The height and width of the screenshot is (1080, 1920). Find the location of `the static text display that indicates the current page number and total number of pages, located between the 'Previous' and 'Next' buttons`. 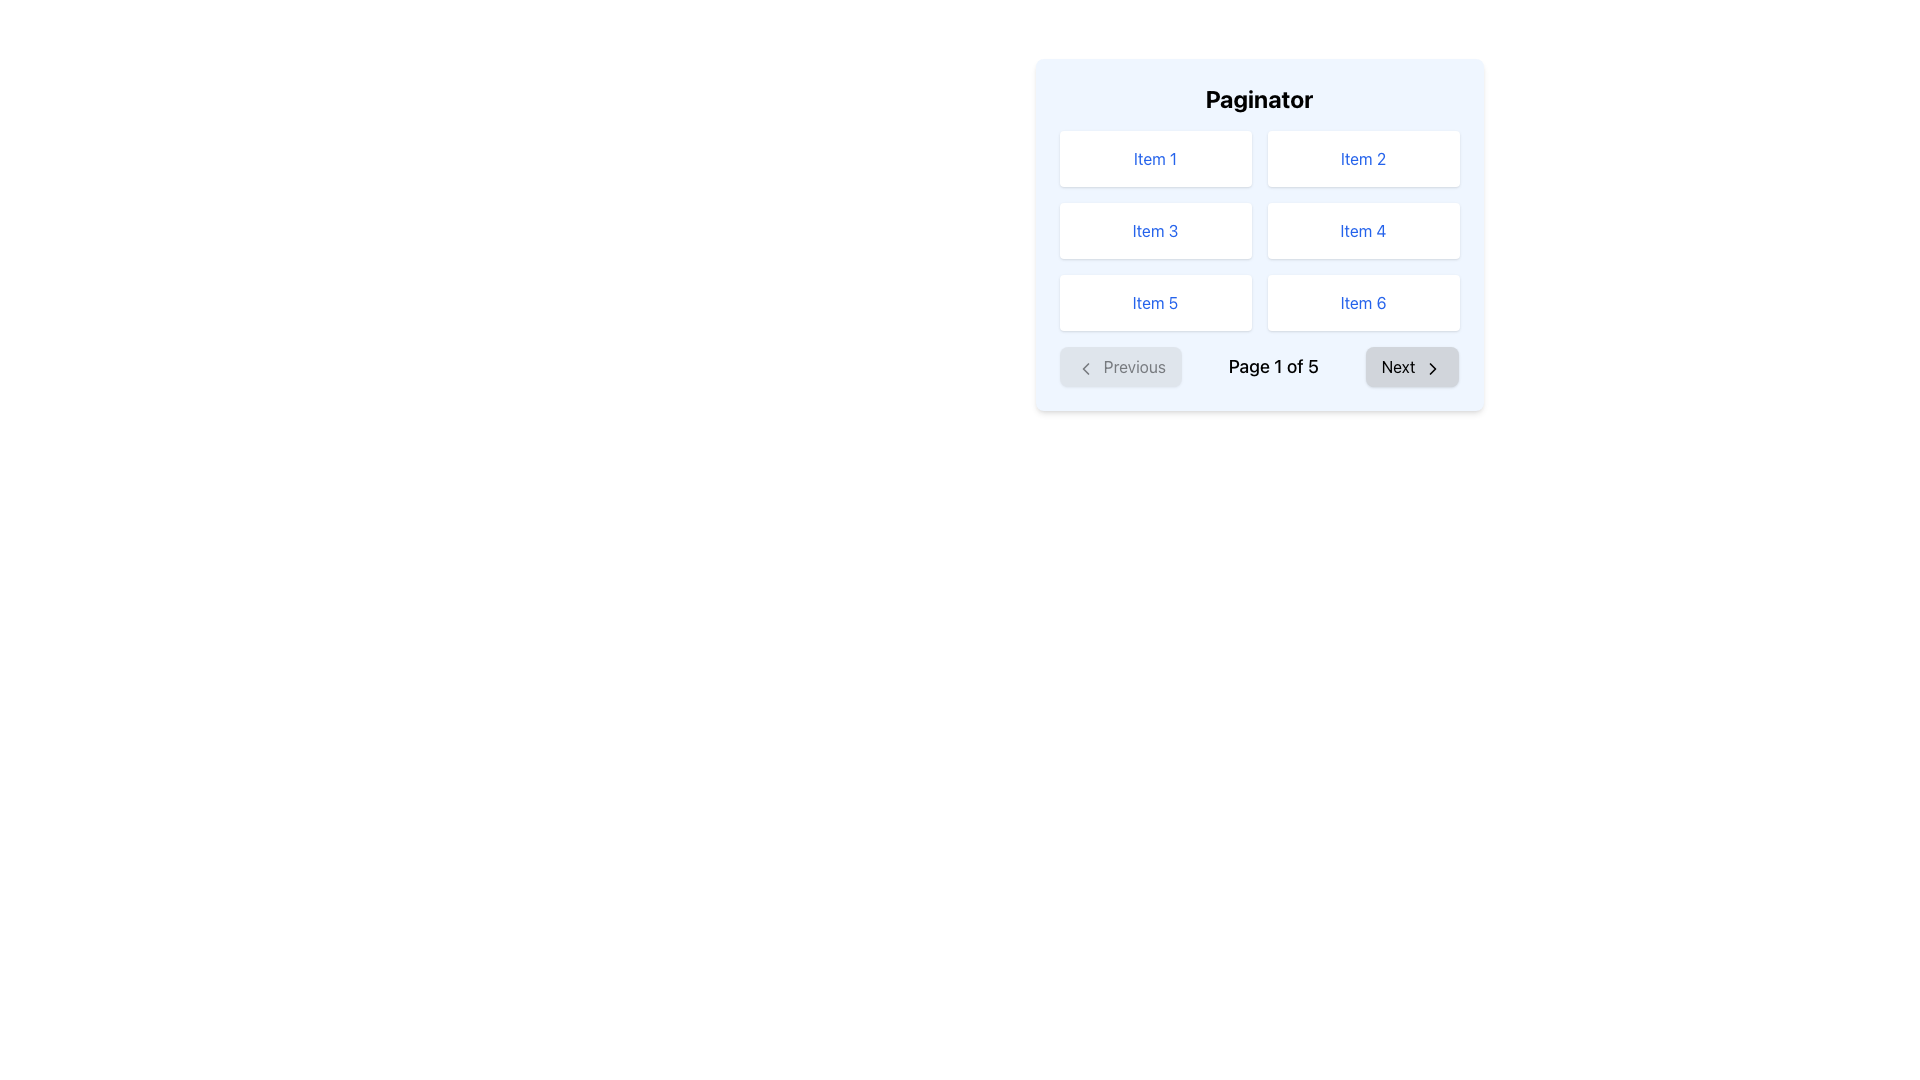

the static text display that indicates the current page number and total number of pages, located between the 'Previous' and 'Next' buttons is located at coordinates (1272, 366).